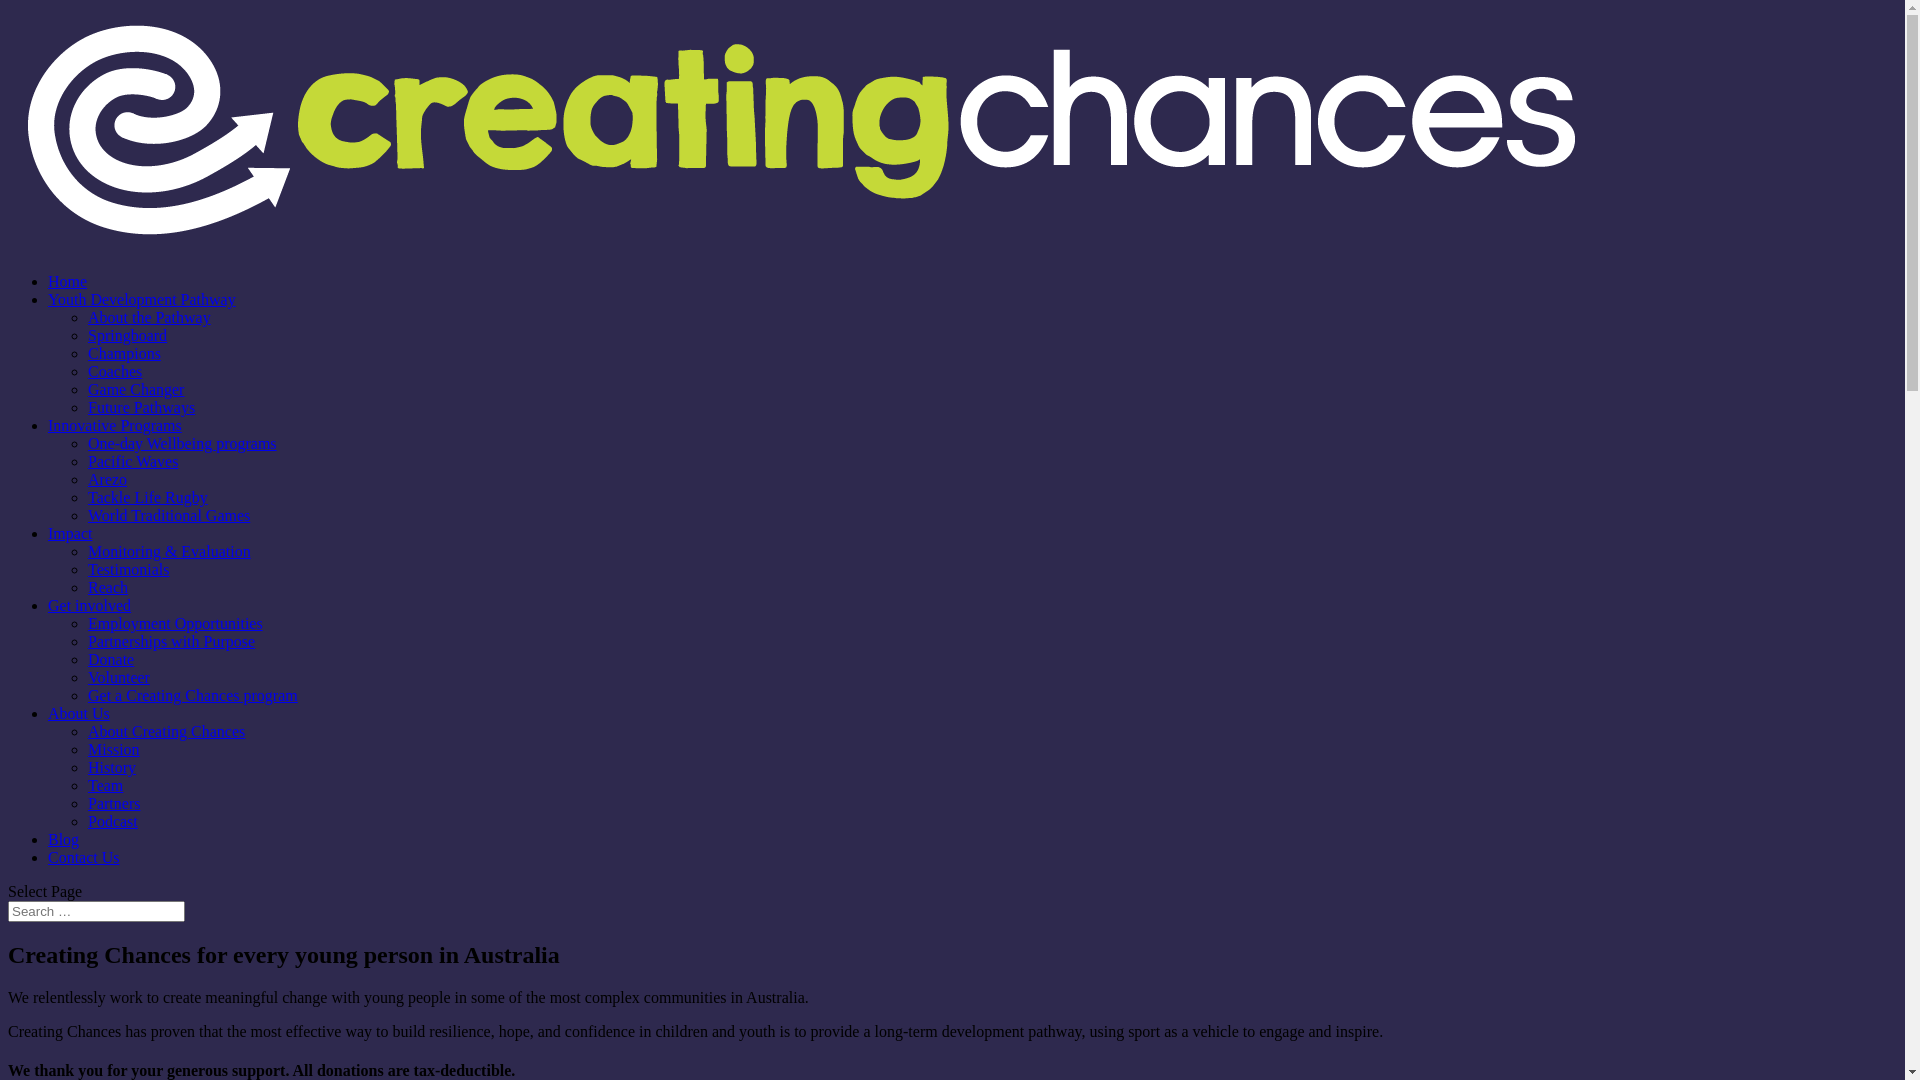 Image resolution: width=1920 pixels, height=1080 pixels. I want to click on 'About Us', so click(78, 712).